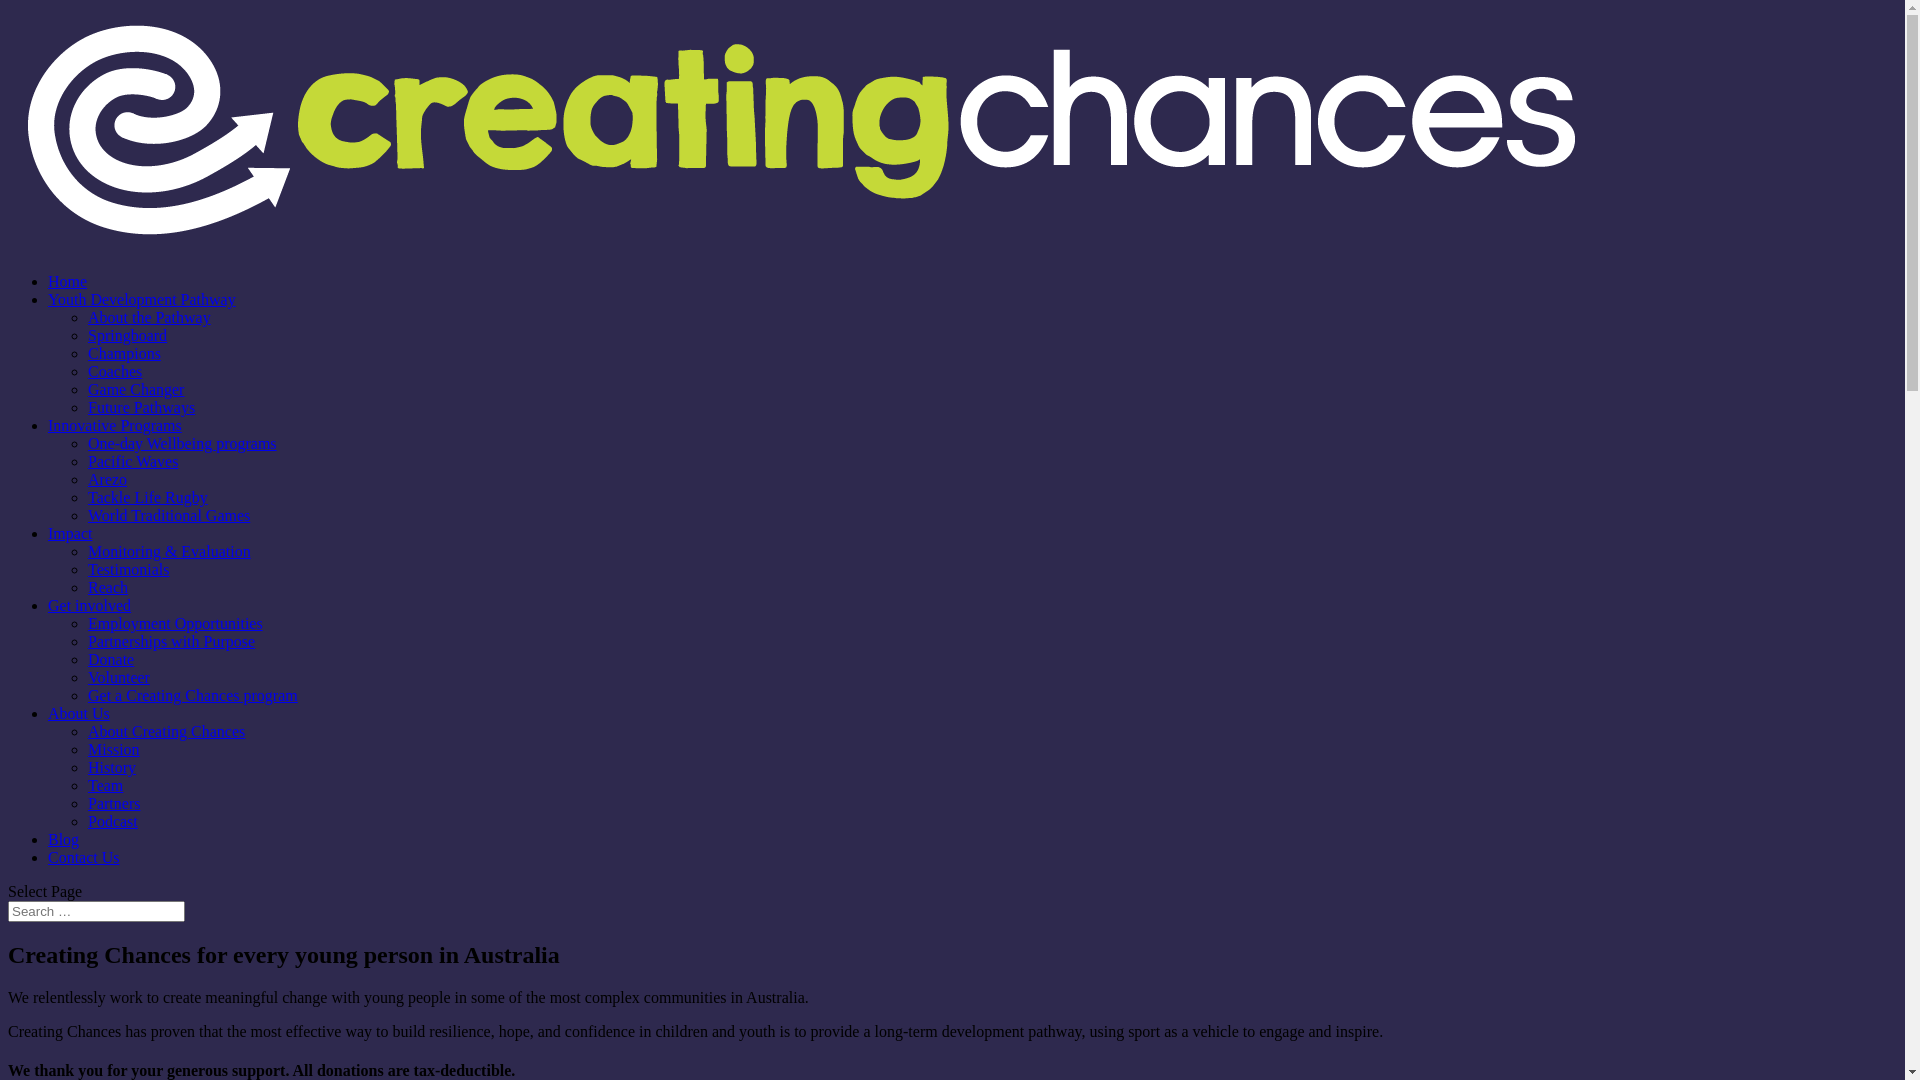 Image resolution: width=1920 pixels, height=1080 pixels. I want to click on 'About Us', so click(78, 712).